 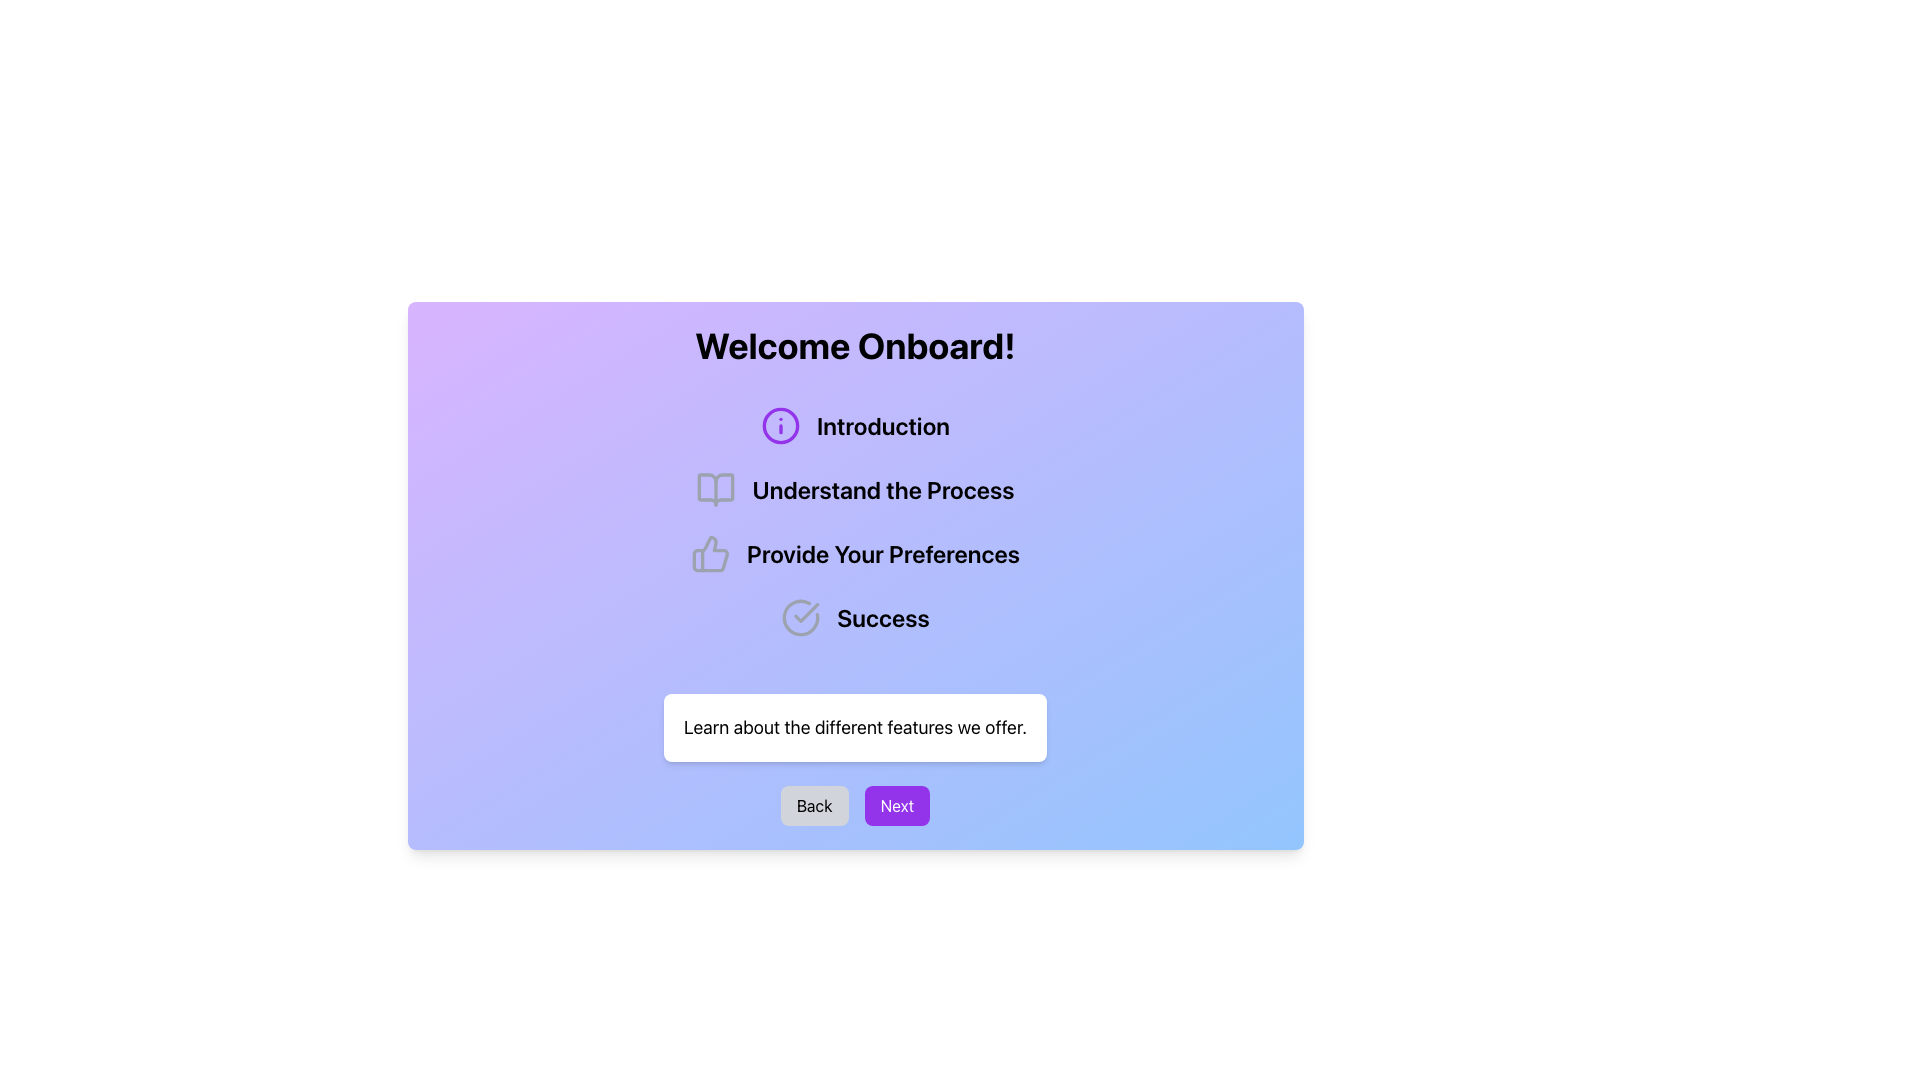 What do you see at coordinates (855, 489) in the screenshot?
I see `the 'Understand the Process' labeled section` at bounding box center [855, 489].